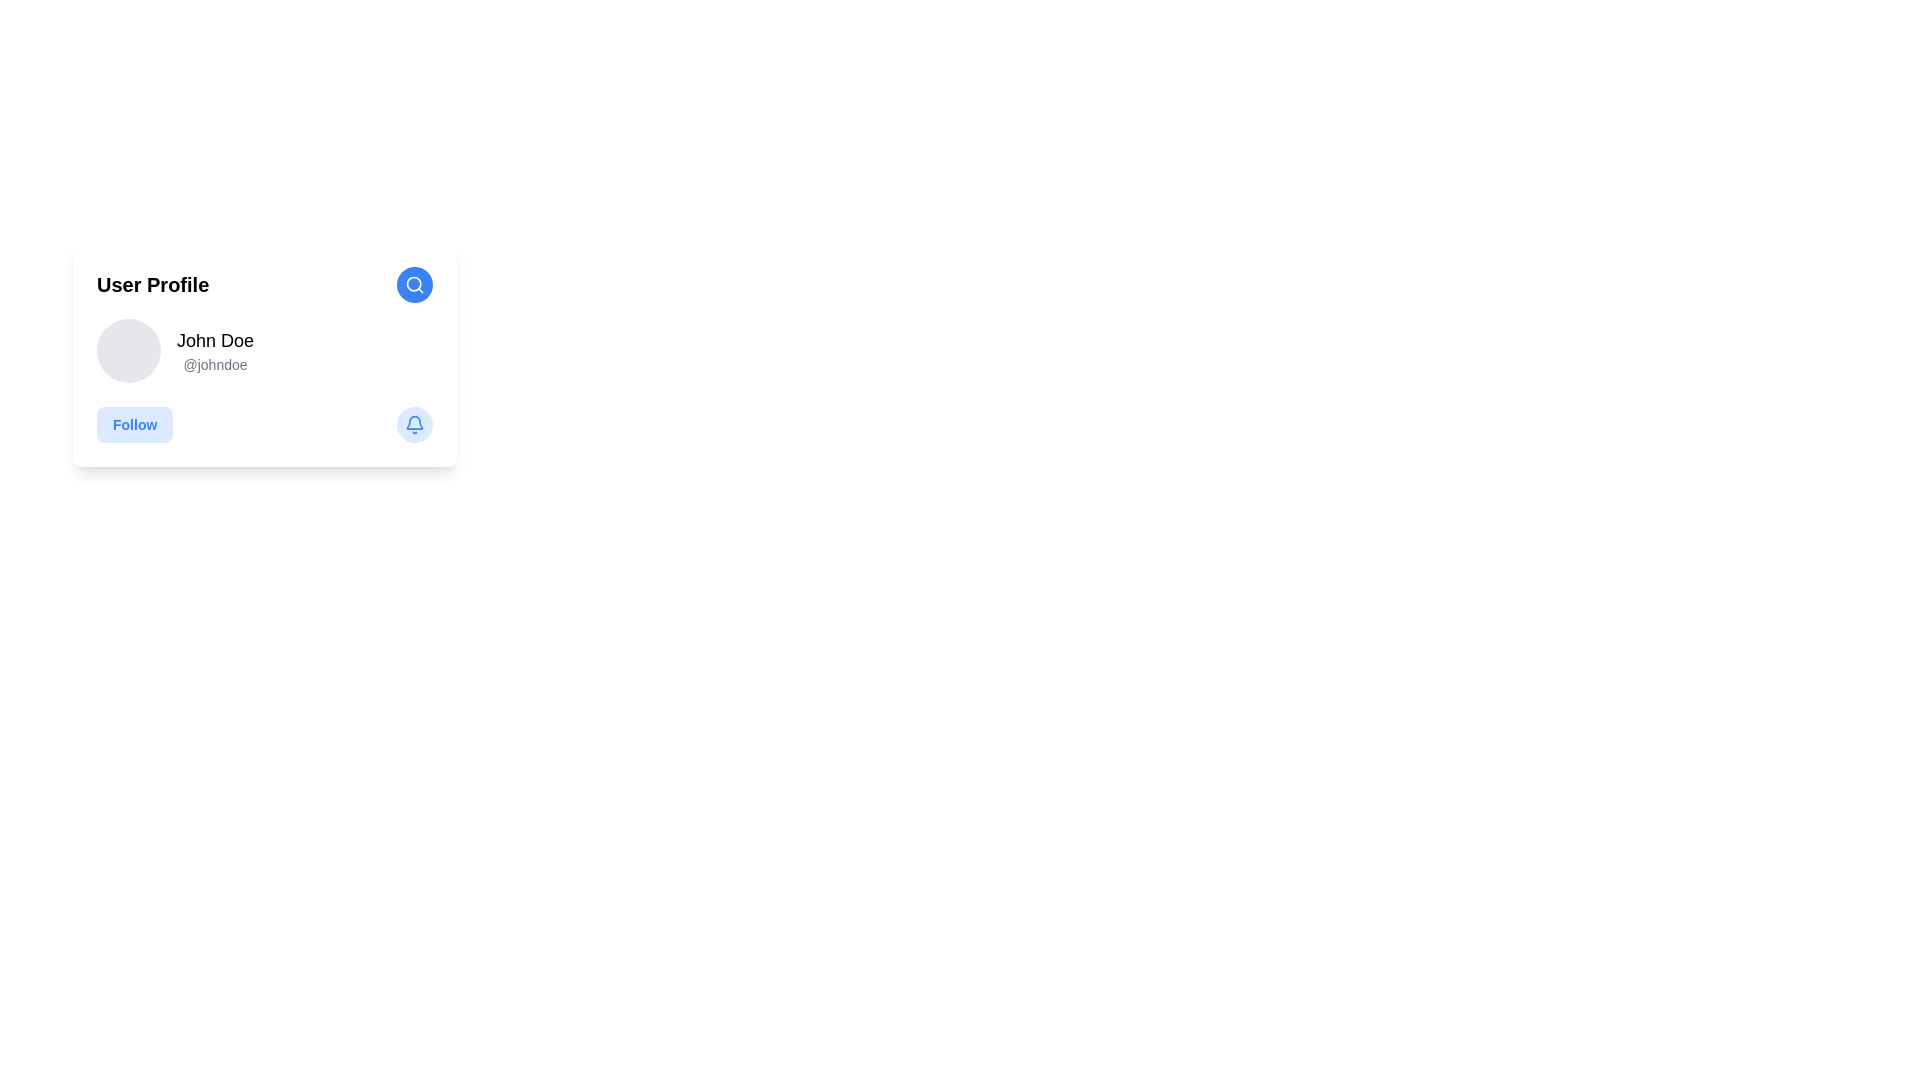  Describe the element at coordinates (413, 285) in the screenshot. I see `the blue magnifying glass icon located in the upper-right corner of the user profile card` at that location.